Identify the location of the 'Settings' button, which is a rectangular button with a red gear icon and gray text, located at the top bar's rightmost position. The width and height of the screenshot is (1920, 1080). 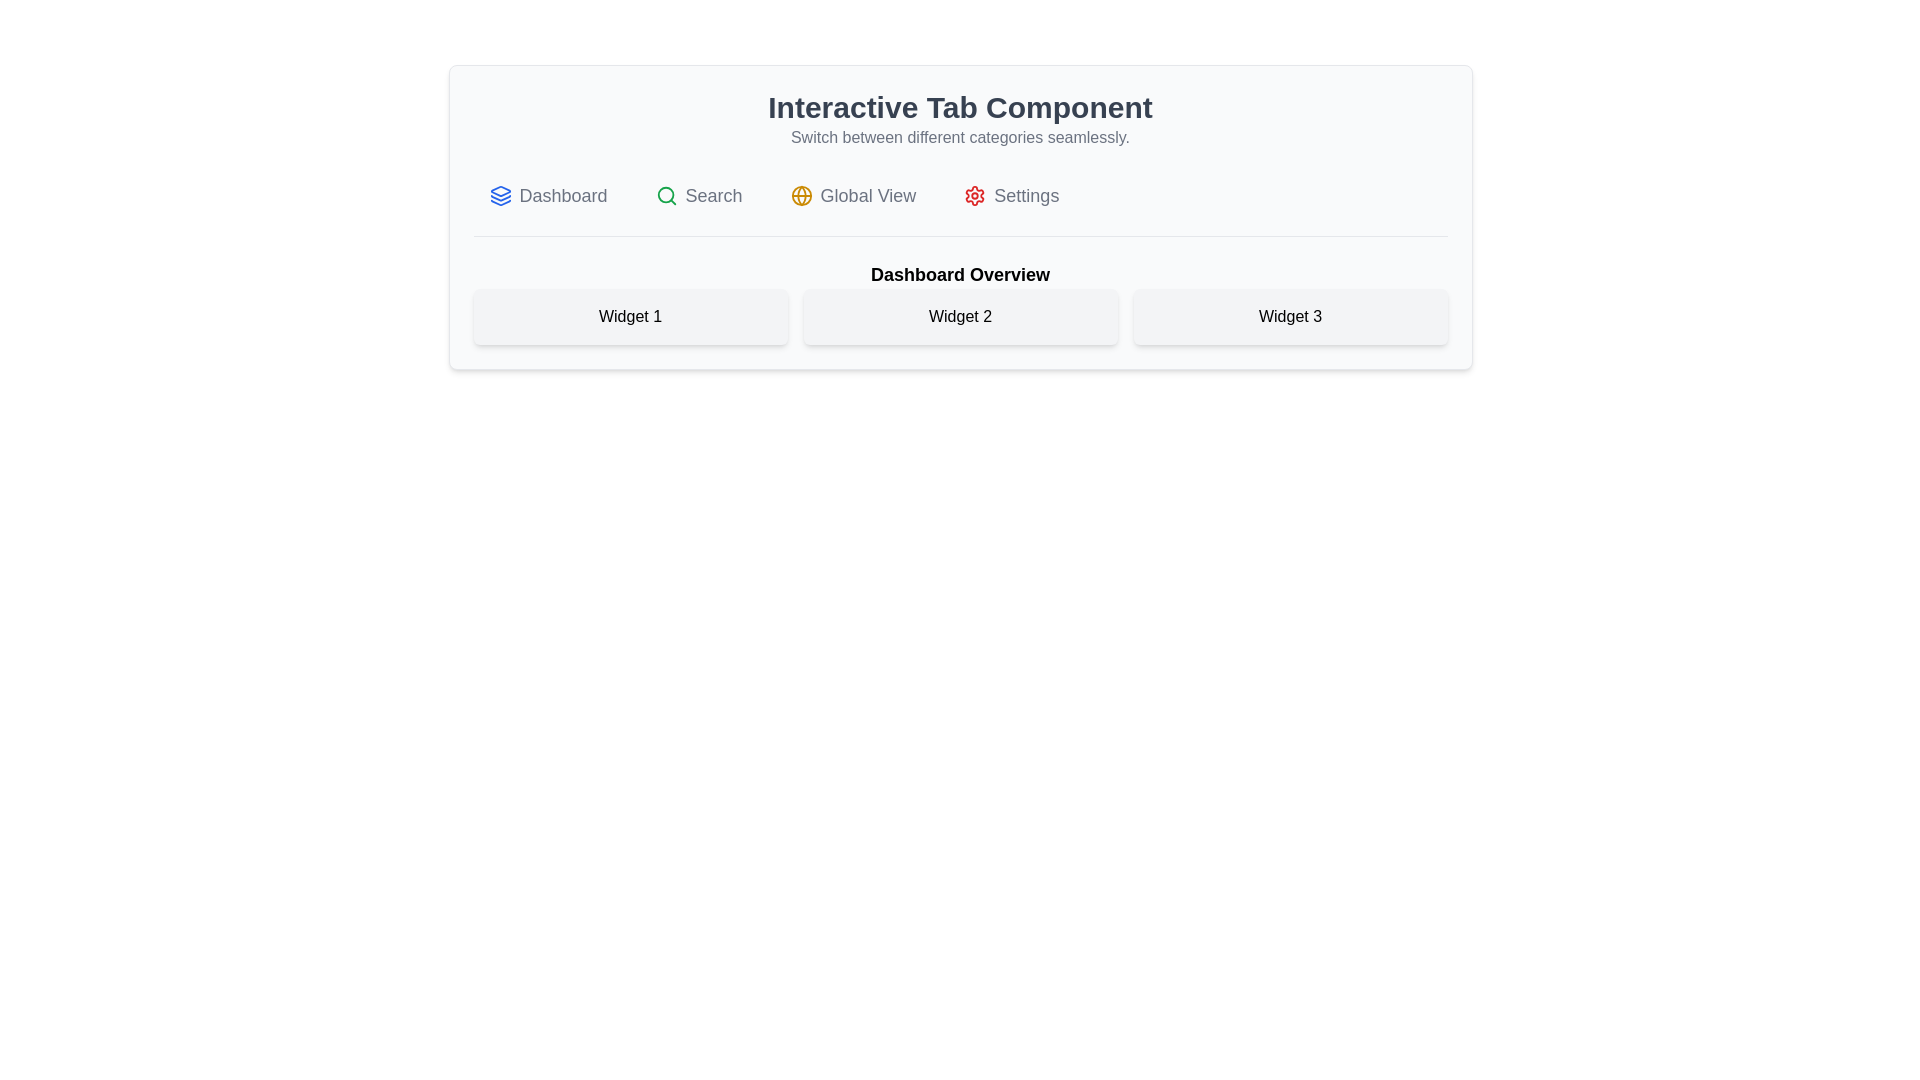
(1011, 196).